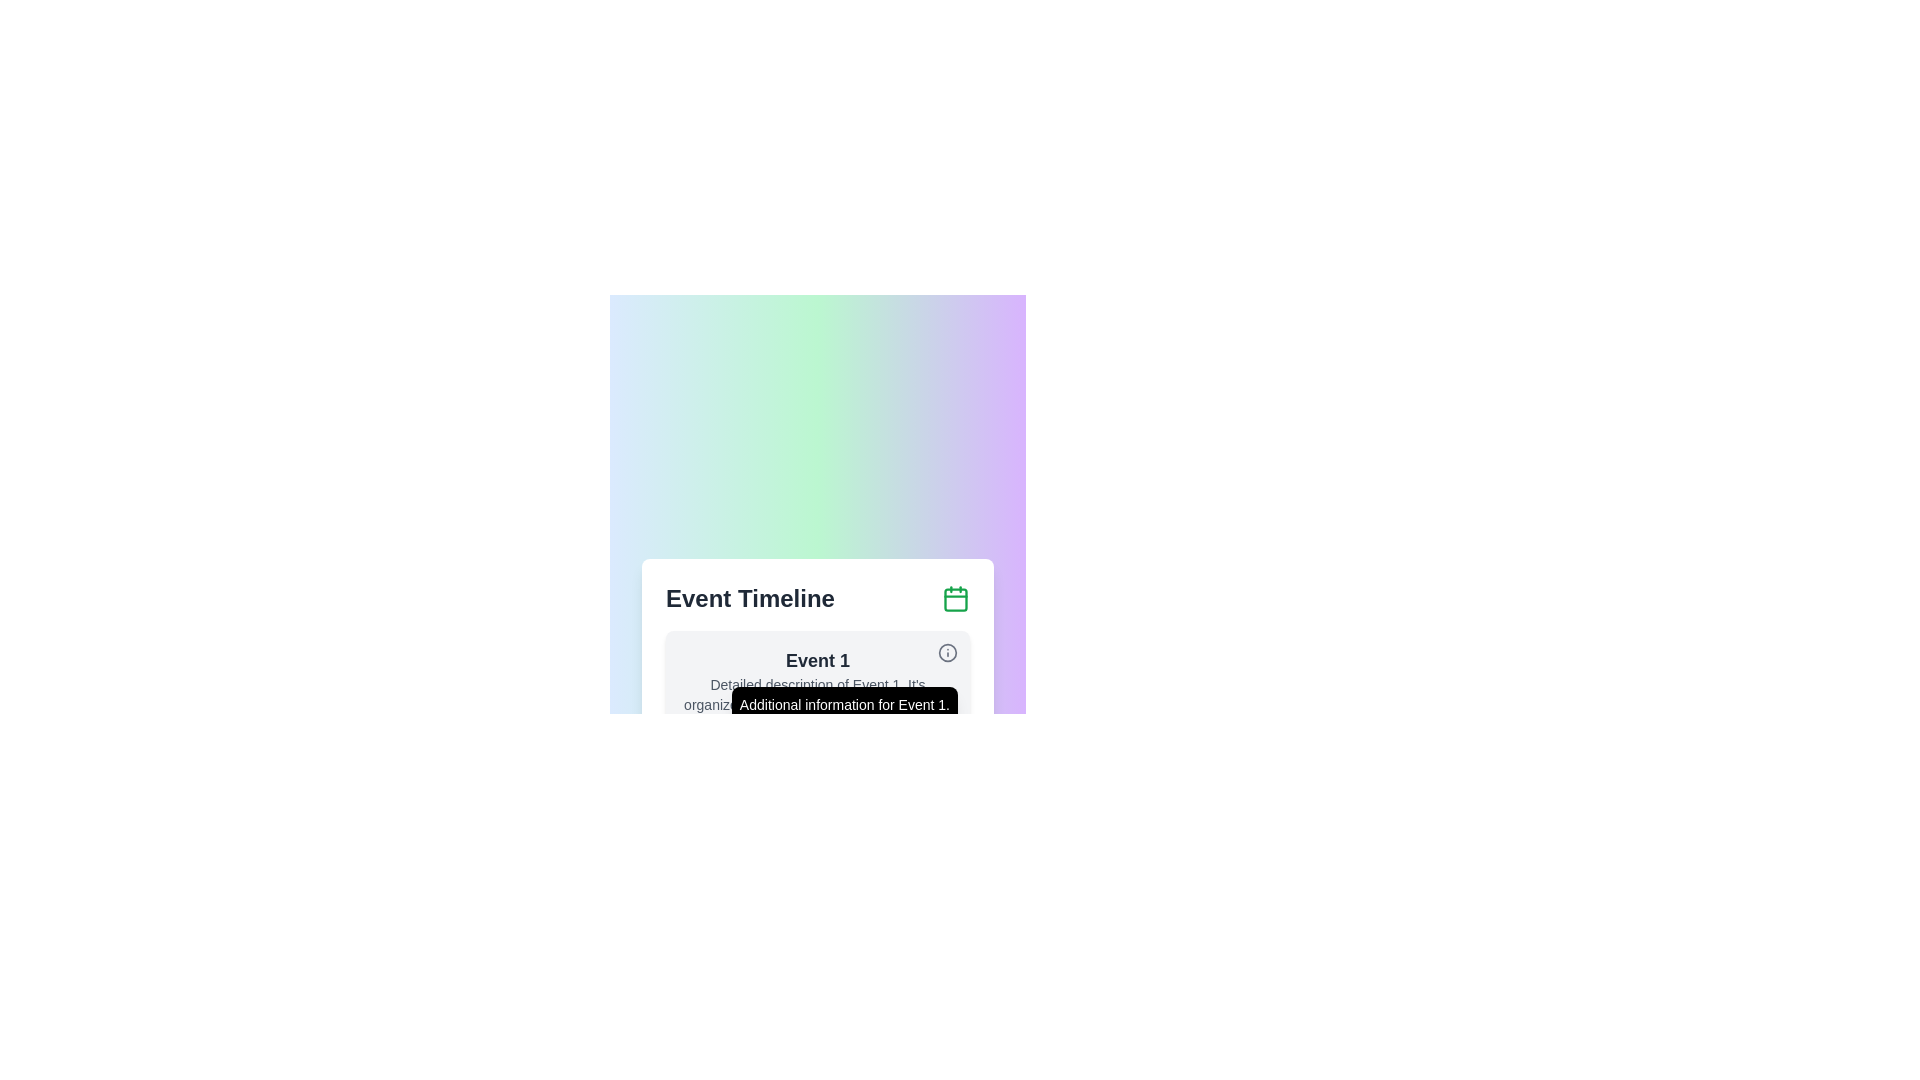 The image size is (1920, 1080). What do you see at coordinates (947, 652) in the screenshot?
I see `the circular gray icon with an information symbol located in the upper-right corner of the card layout to change its appearance` at bounding box center [947, 652].